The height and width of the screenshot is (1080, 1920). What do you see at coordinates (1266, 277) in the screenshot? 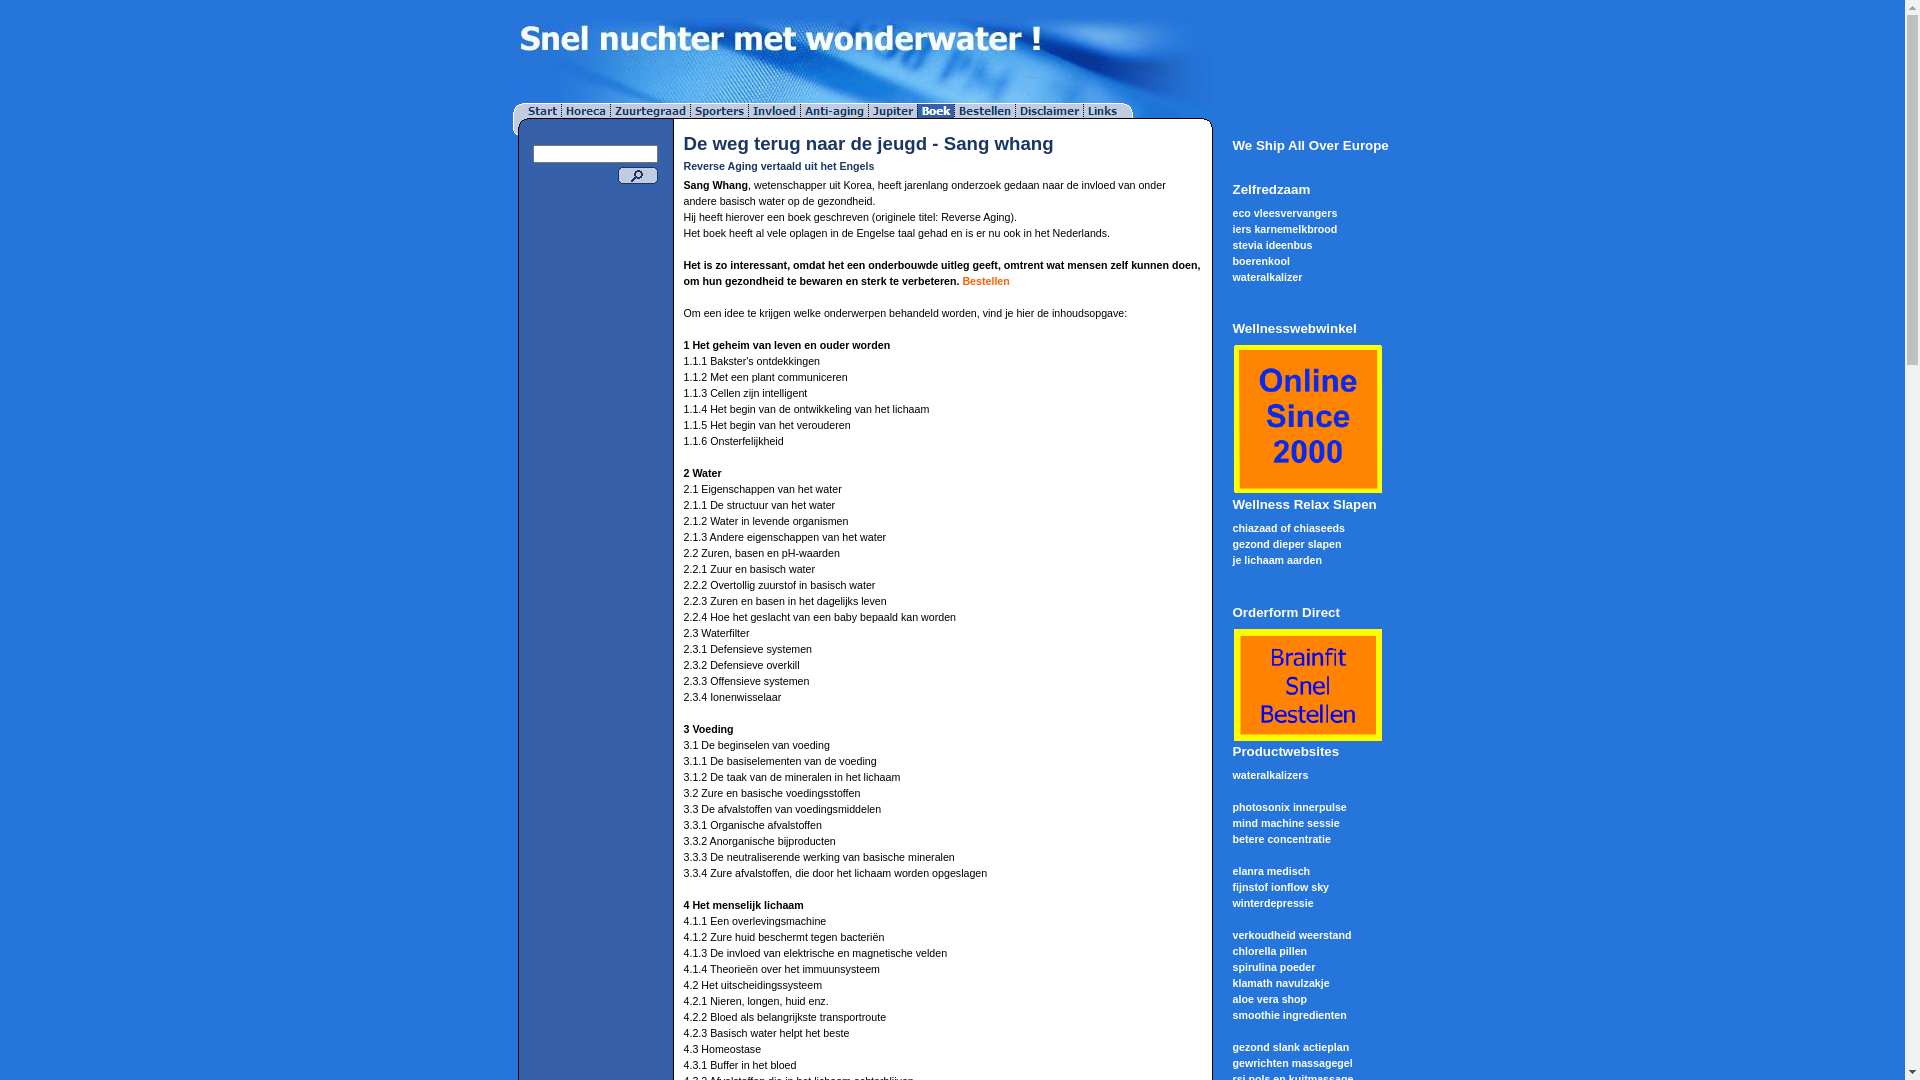
I see `'wateralkalizer'` at bounding box center [1266, 277].